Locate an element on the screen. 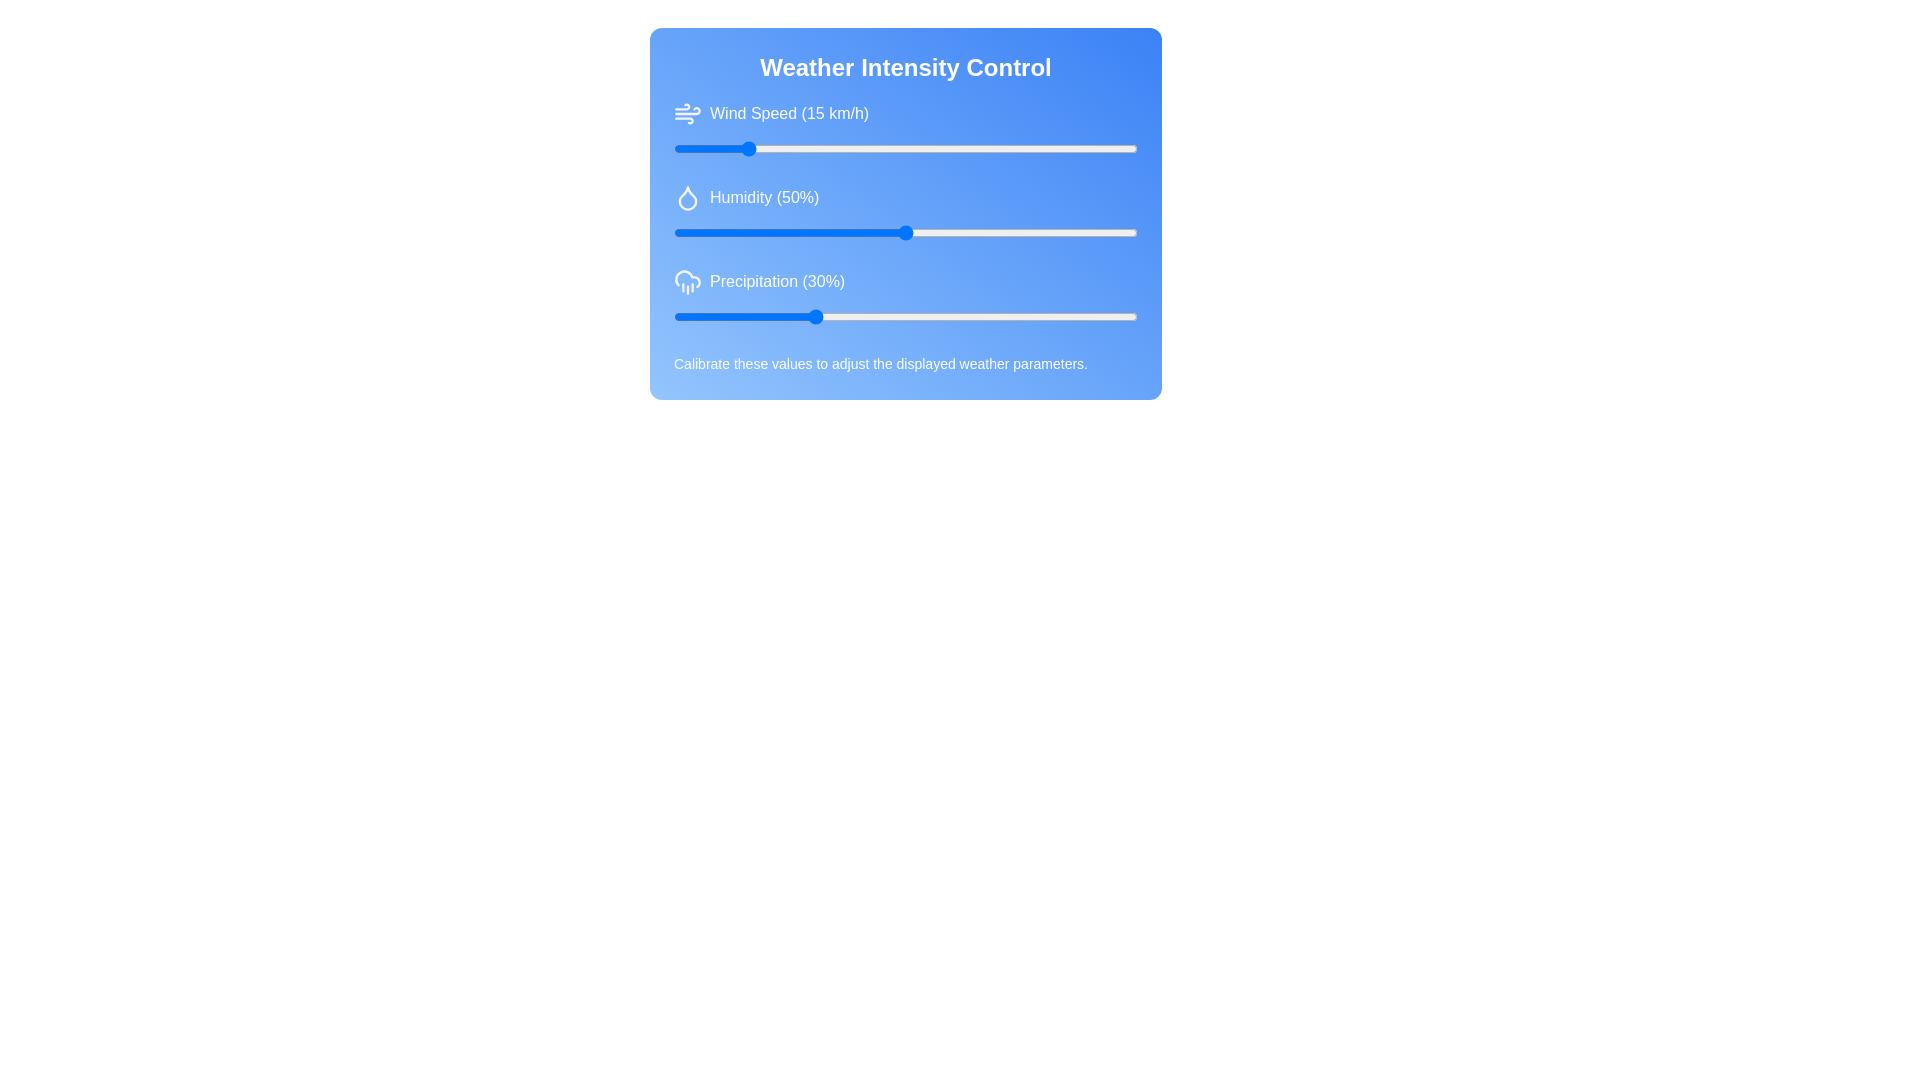  the small cloud icon with raindrops, located to the left of the text 'Precipitation (30%)' is located at coordinates (687, 281).